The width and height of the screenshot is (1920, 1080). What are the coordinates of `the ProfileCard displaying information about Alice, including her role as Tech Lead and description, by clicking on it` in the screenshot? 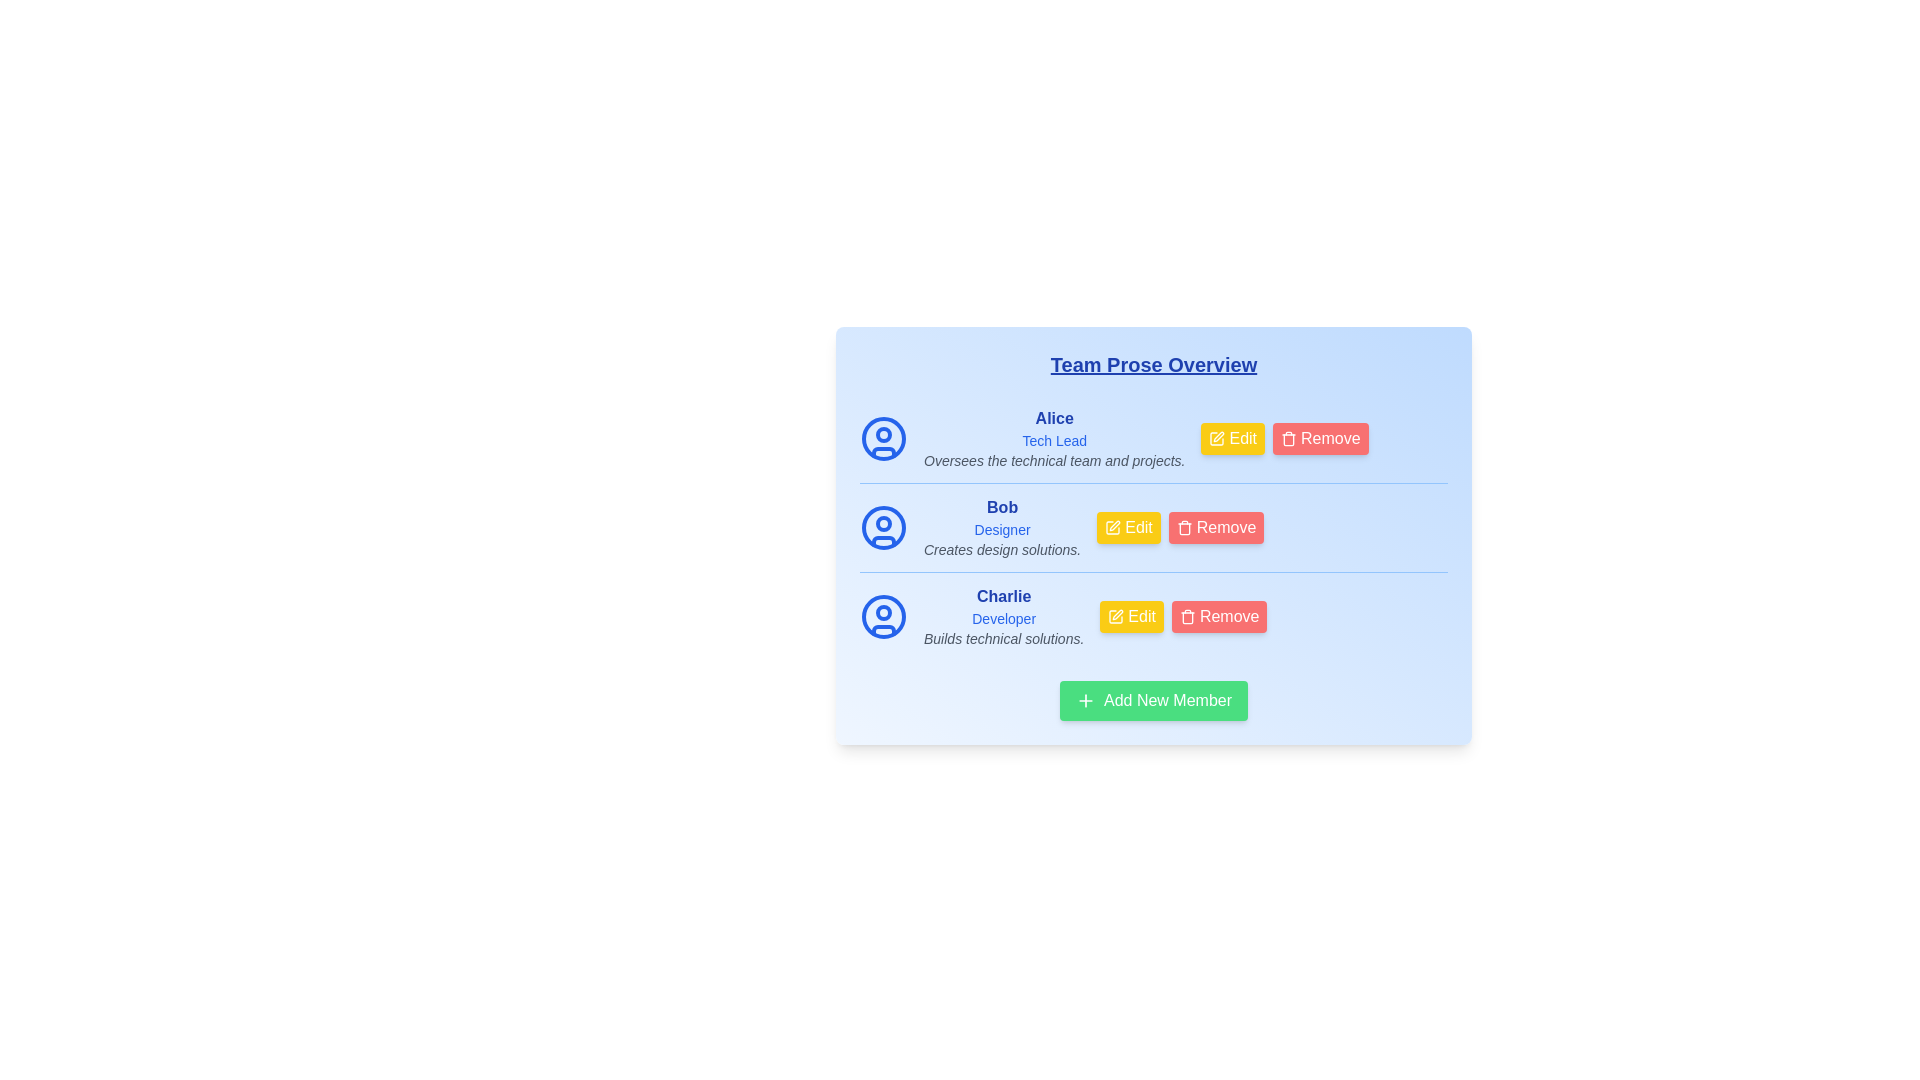 It's located at (1153, 438).